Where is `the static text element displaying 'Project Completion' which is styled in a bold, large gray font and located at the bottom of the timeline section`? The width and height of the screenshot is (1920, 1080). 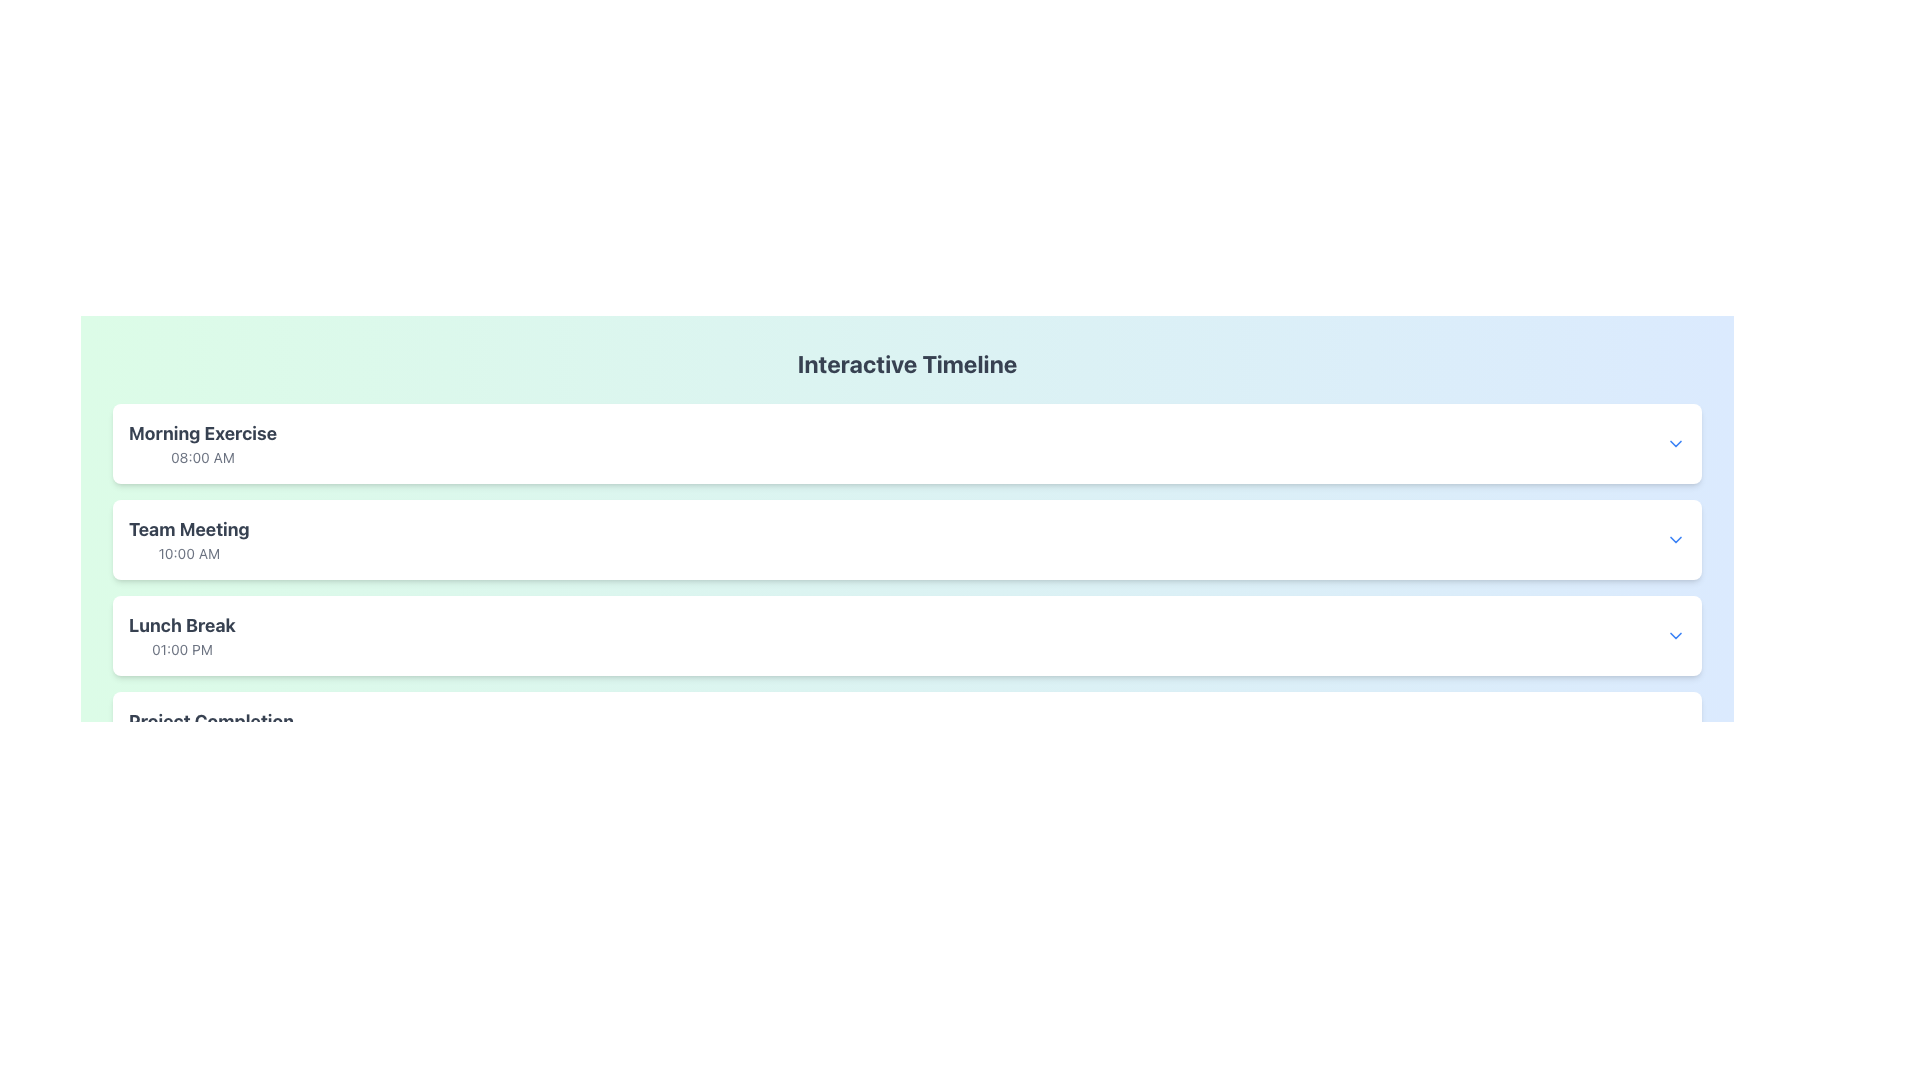 the static text element displaying 'Project Completion' which is styled in a bold, large gray font and located at the bottom of the timeline section is located at coordinates (211, 721).